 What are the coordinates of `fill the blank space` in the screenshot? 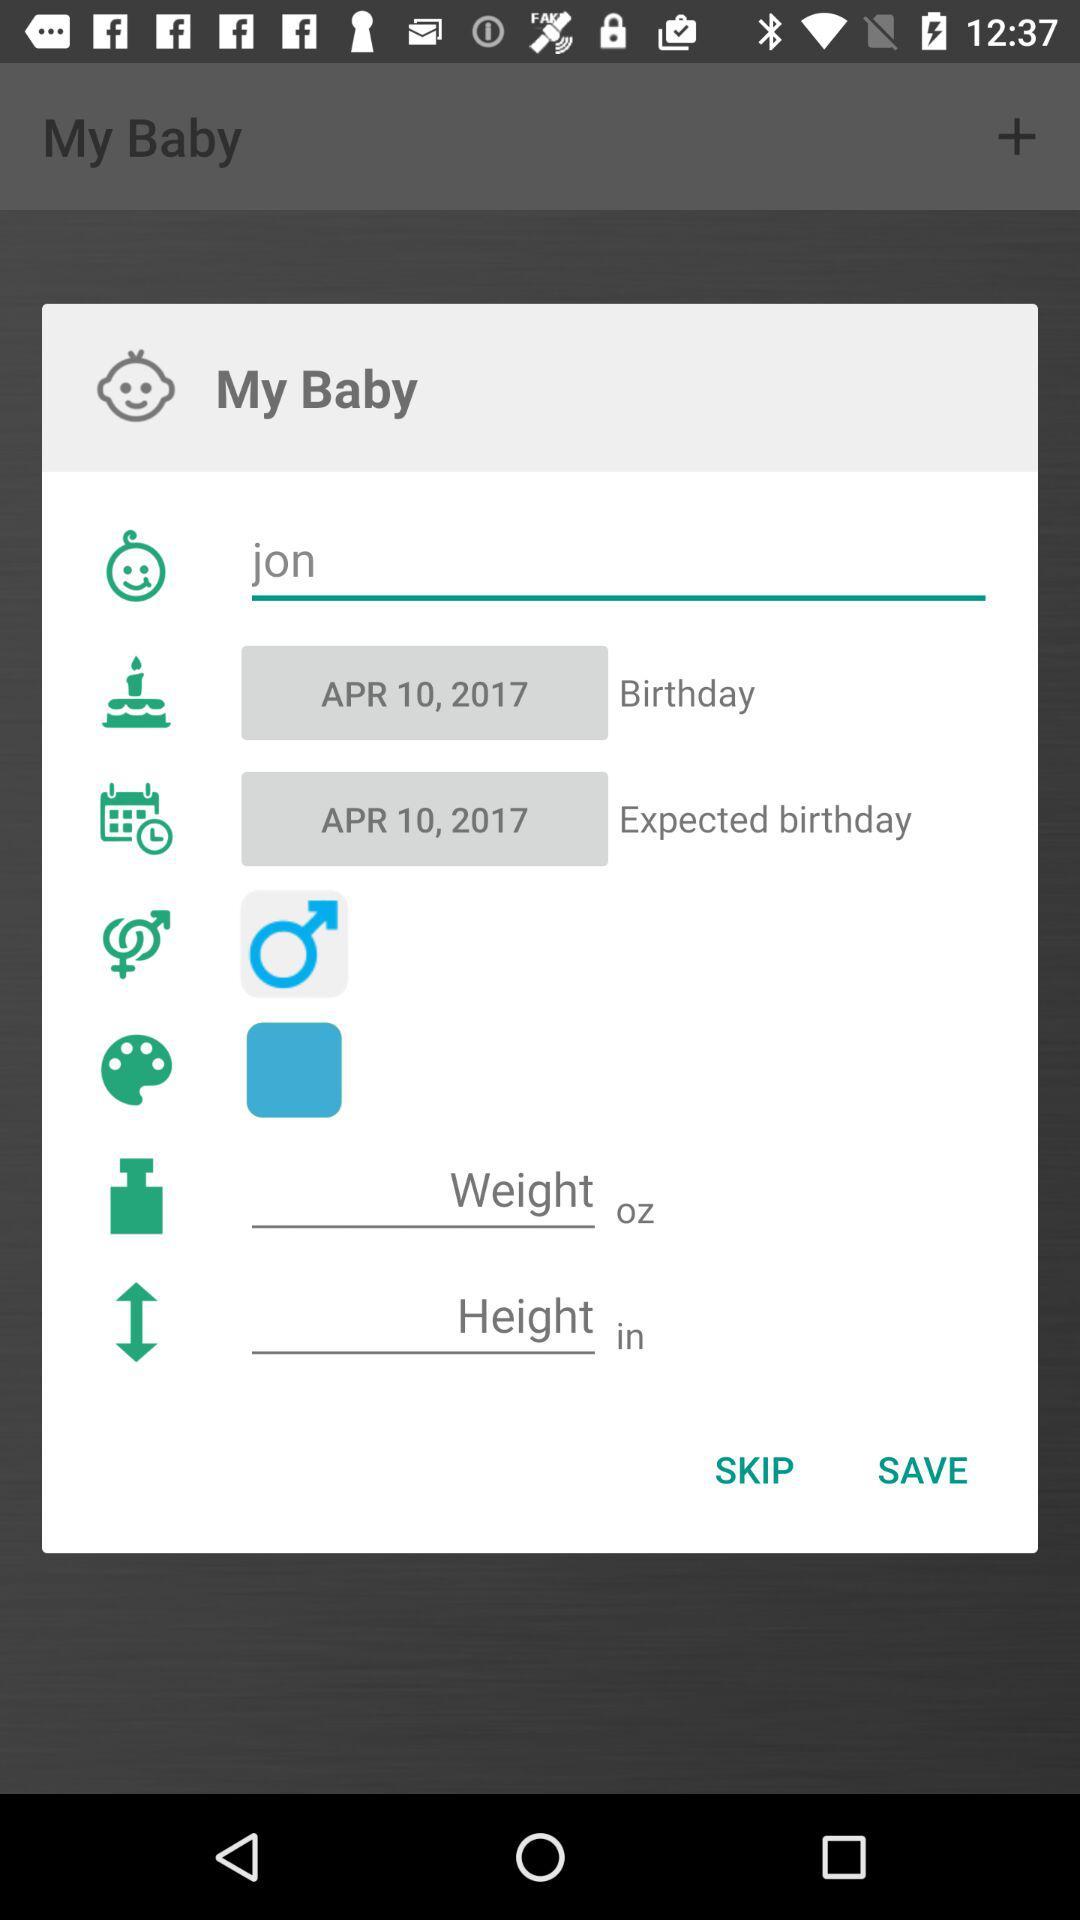 It's located at (422, 1316).